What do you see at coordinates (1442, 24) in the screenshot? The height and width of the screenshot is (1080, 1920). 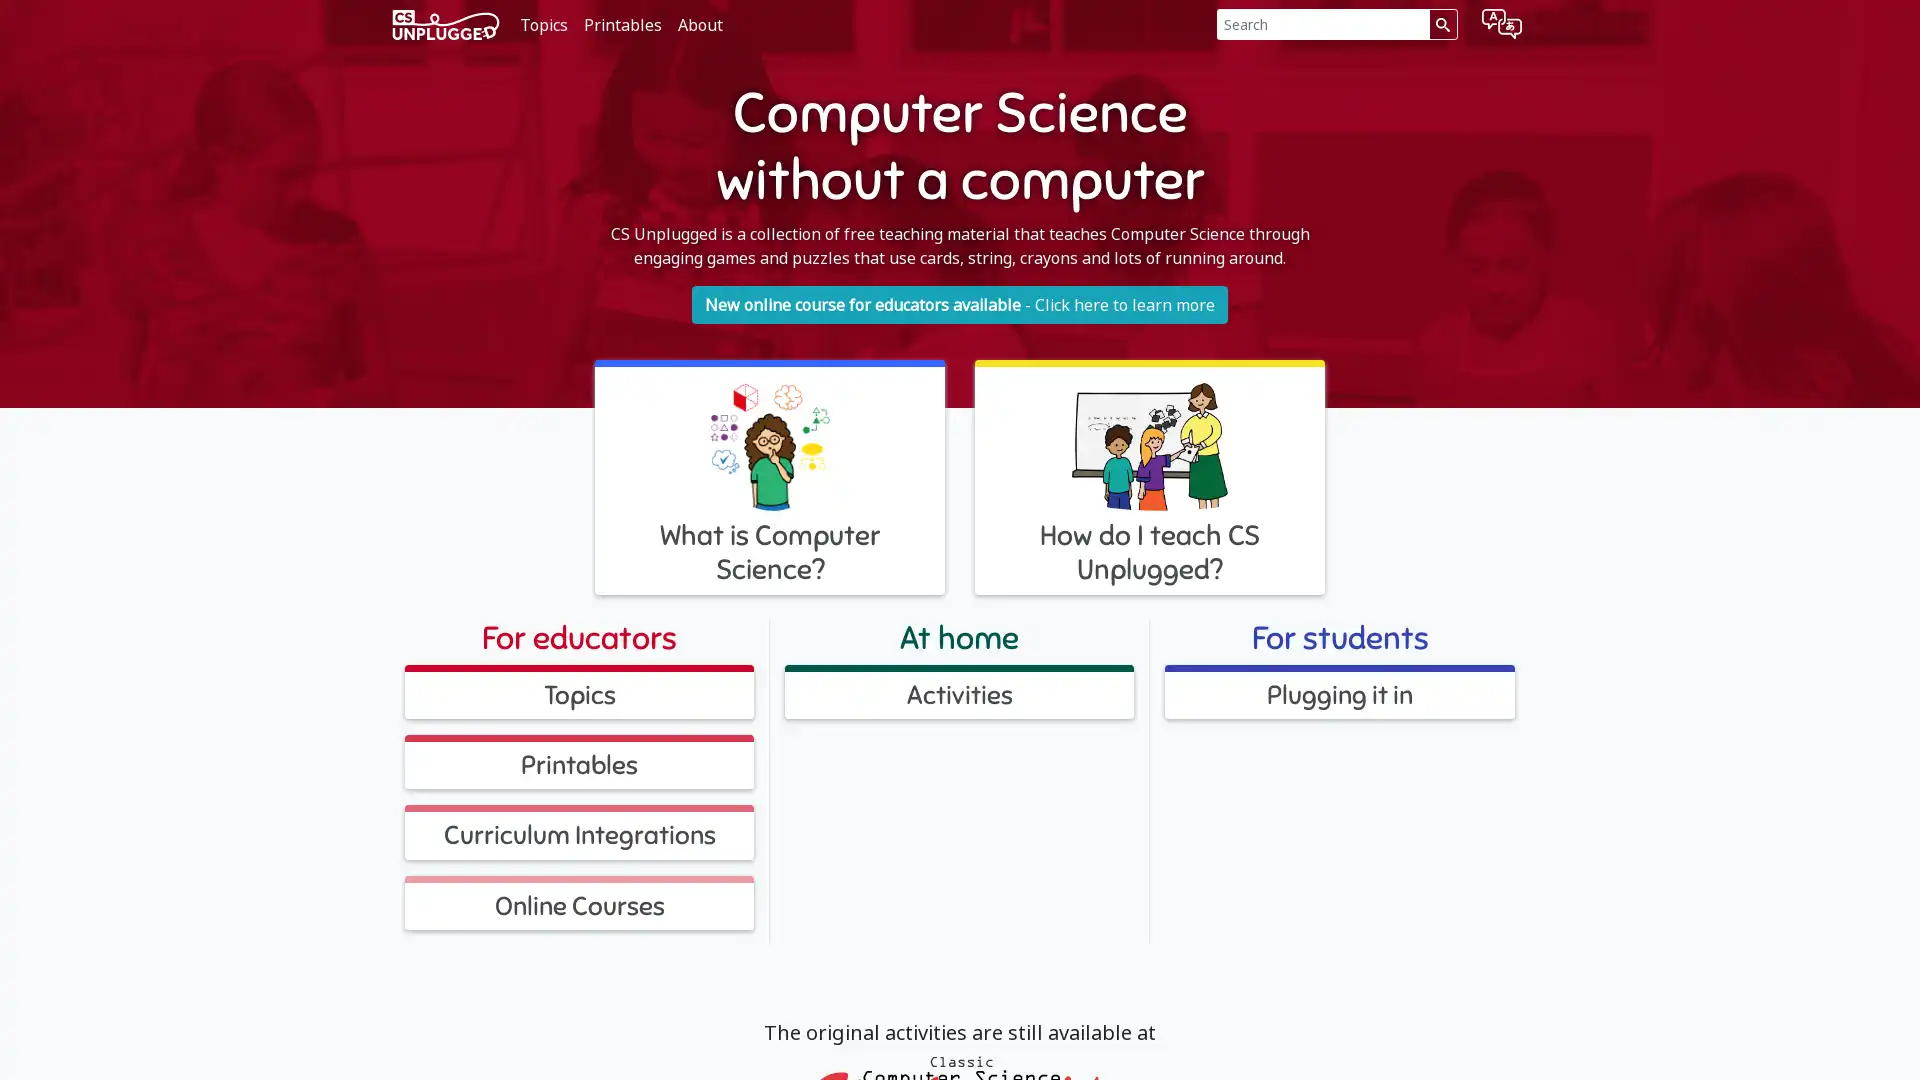 I see `Search` at bounding box center [1442, 24].